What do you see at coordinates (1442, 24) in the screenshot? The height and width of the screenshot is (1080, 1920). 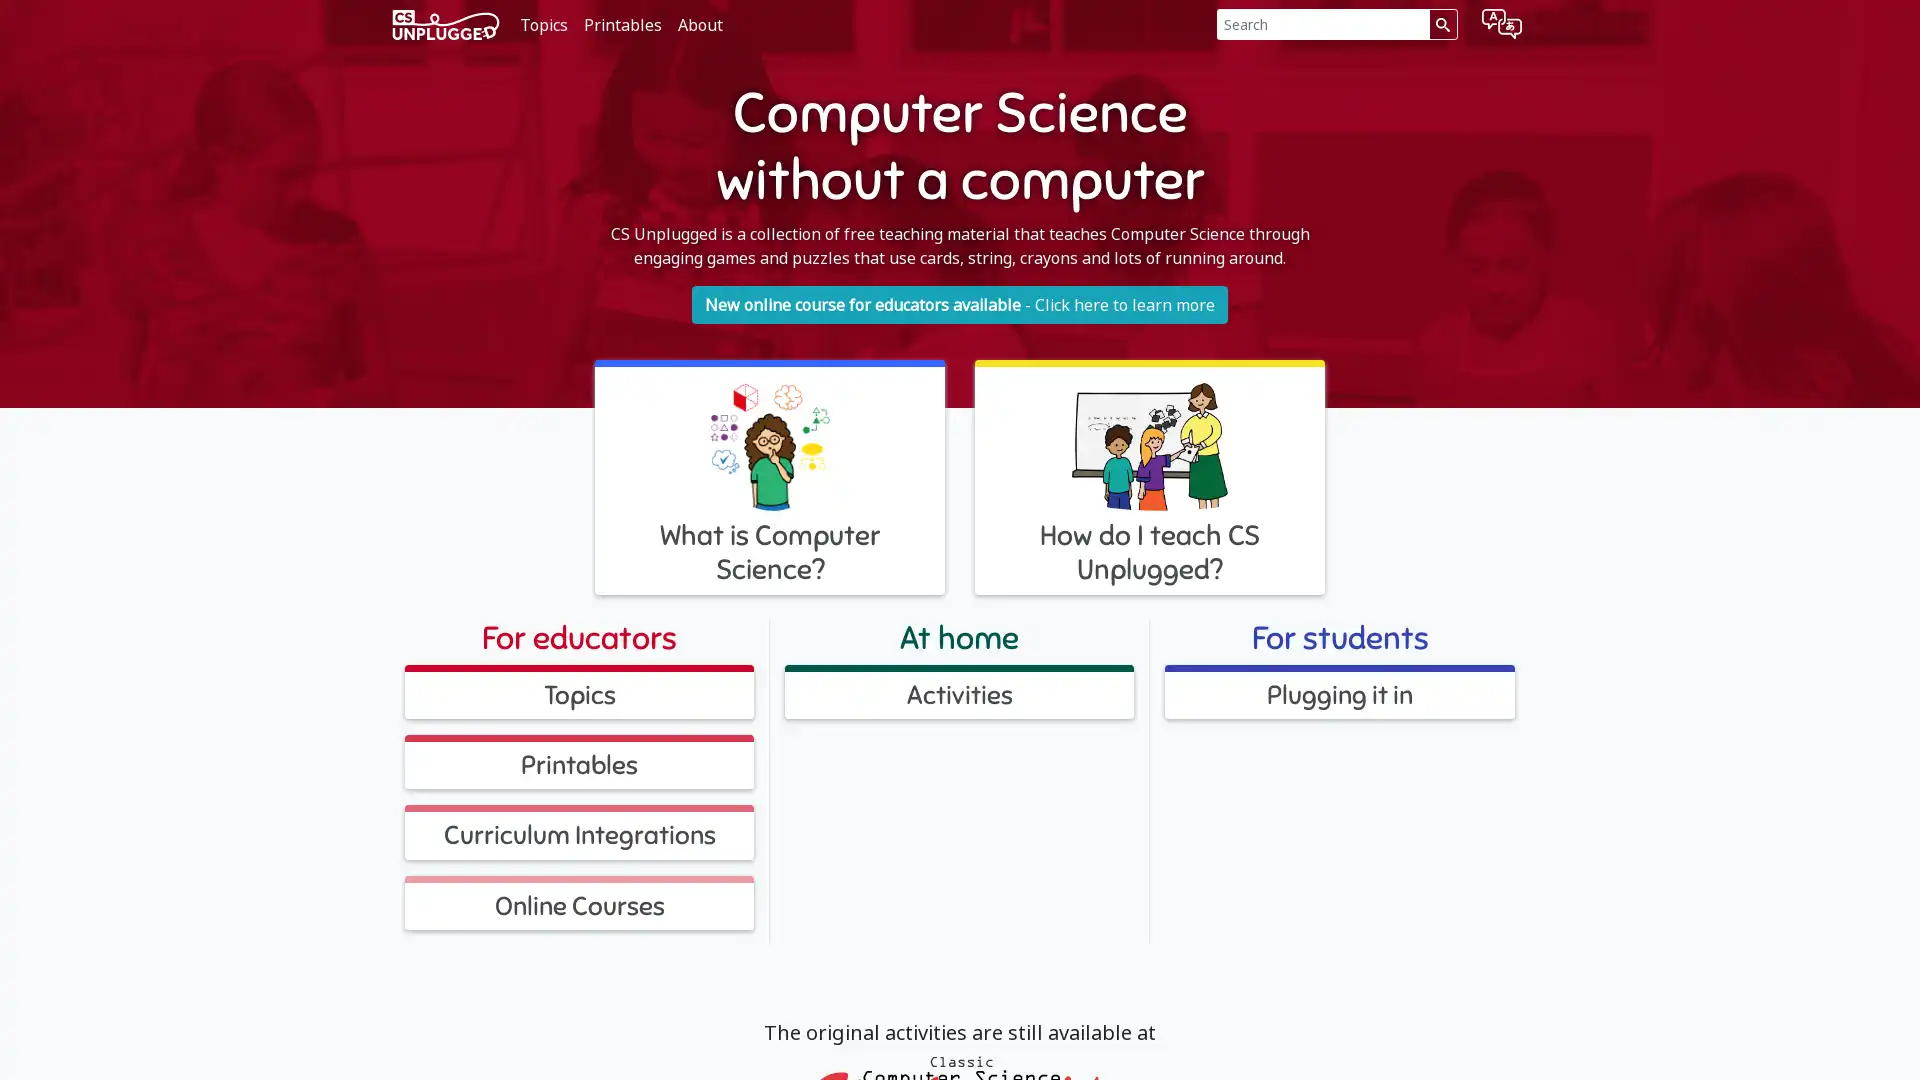 I see `Search` at bounding box center [1442, 24].